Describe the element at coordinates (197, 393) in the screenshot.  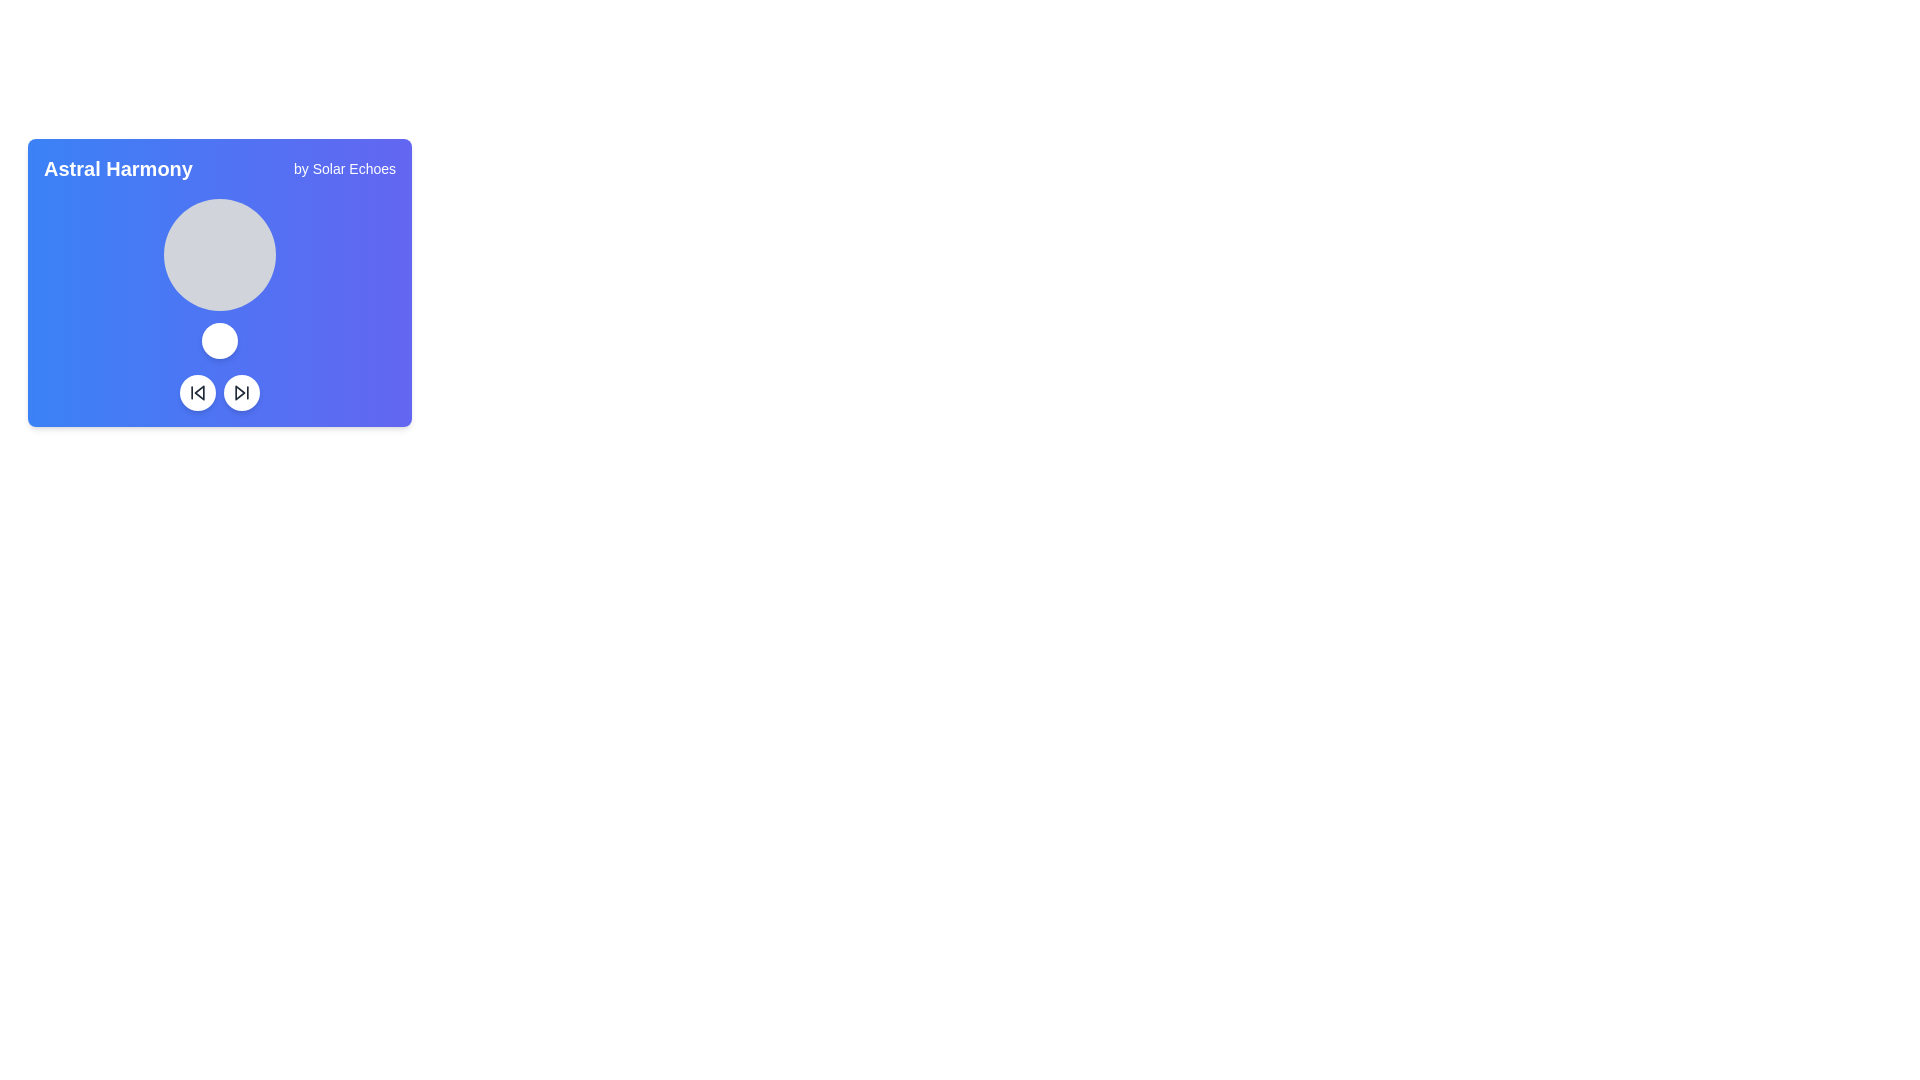
I see `the back arrow icon located within the leftmost button at the bottom of the interface to go to the previous item` at that location.